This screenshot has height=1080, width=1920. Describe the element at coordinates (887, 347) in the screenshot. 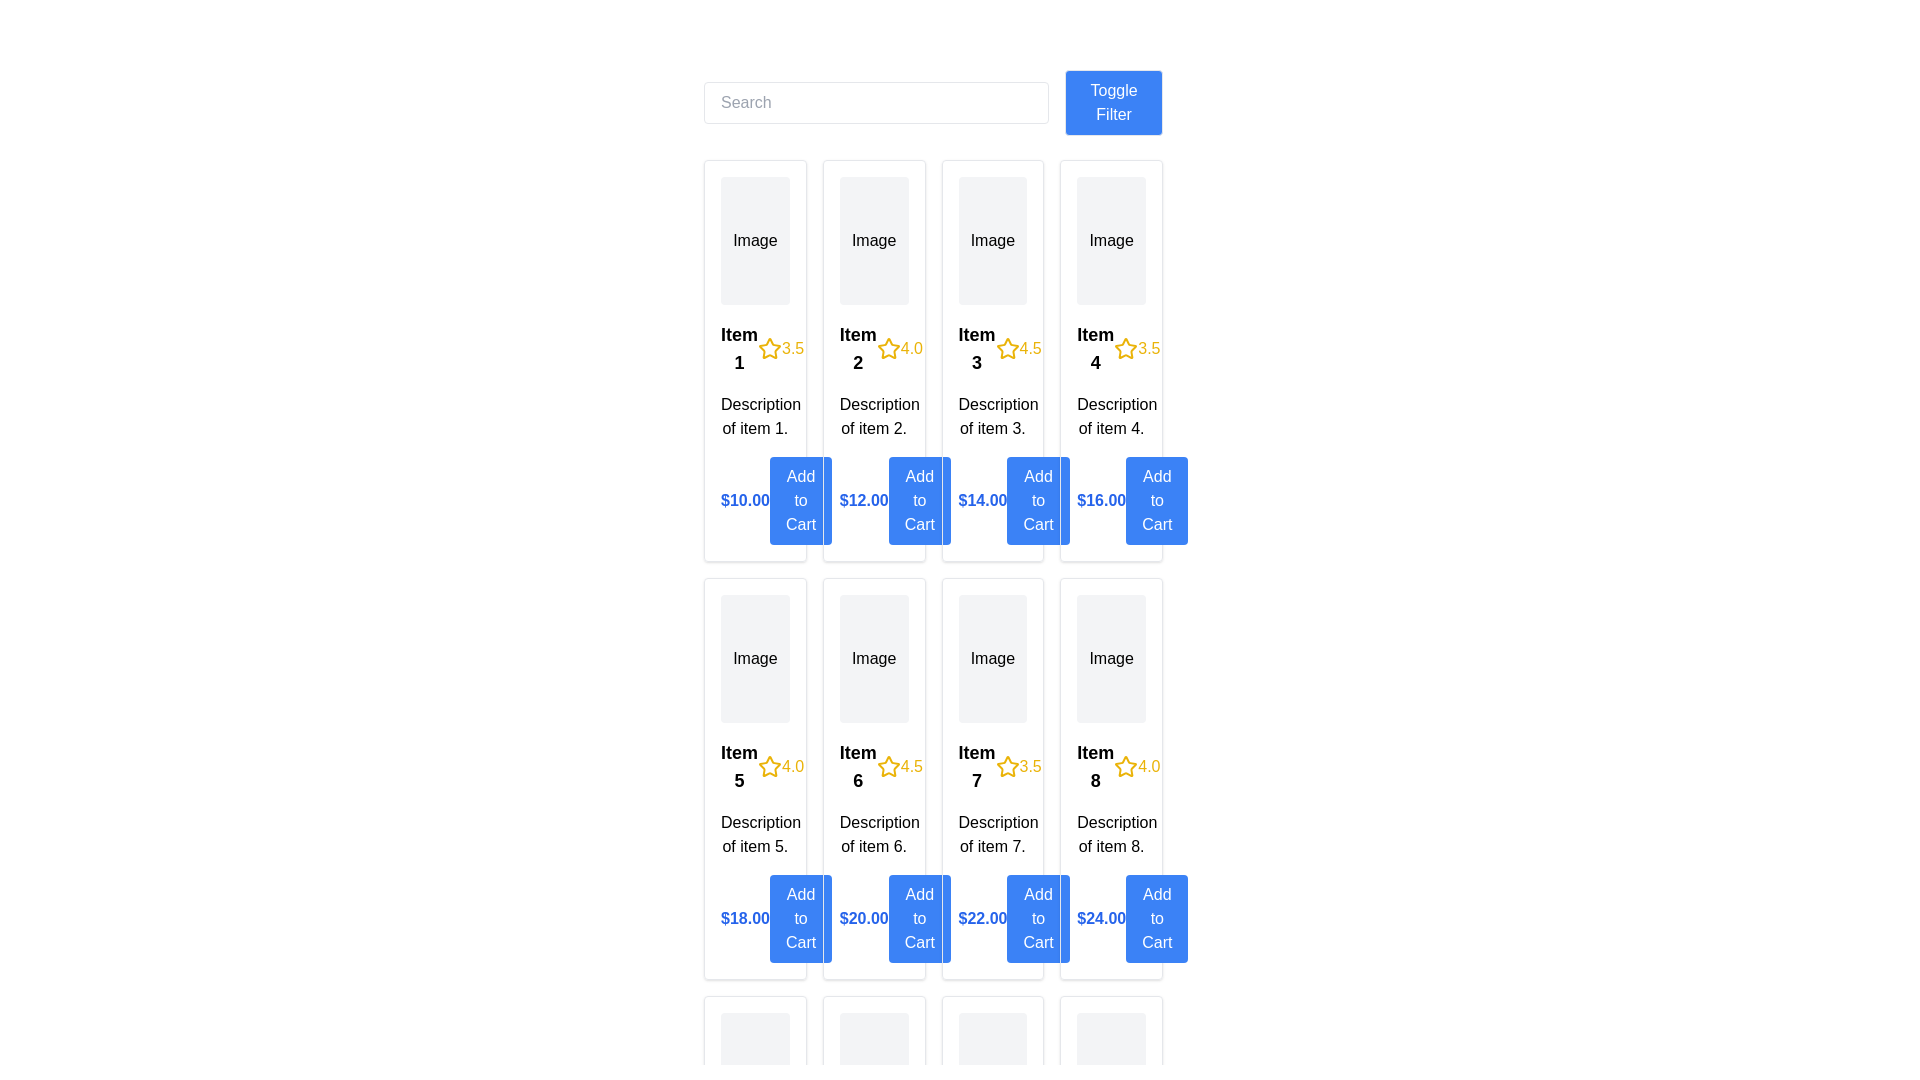

I see `the star-shaped icon with a yellow outline, located in the second item card under the numeric rating '4.0', to the right of 'Item 2' and above the 'Add to Cart' button` at that location.